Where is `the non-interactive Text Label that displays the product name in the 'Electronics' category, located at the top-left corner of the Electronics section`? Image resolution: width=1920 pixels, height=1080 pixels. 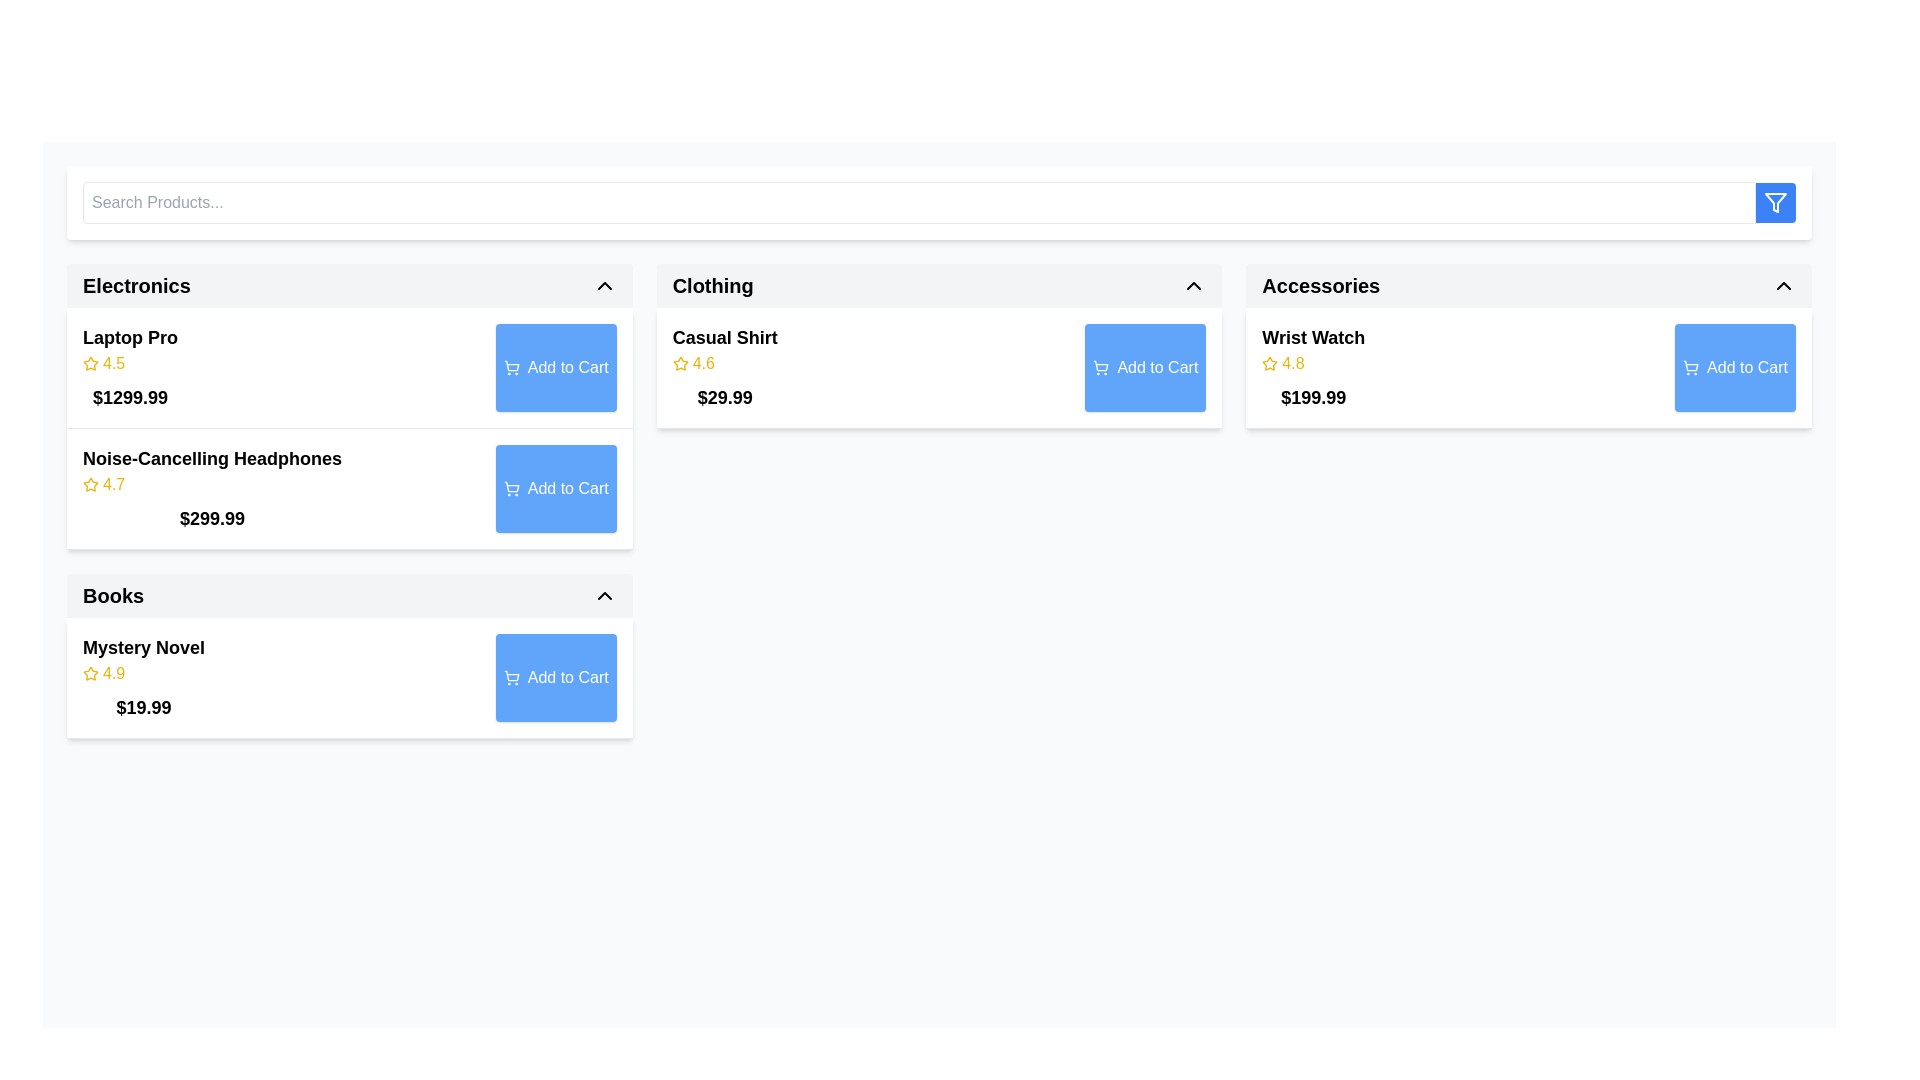 the non-interactive Text Label that displays the product name in the 'Electronics' category, located at the top-left corner of the Electronics section is located at coordinates (129, 337).